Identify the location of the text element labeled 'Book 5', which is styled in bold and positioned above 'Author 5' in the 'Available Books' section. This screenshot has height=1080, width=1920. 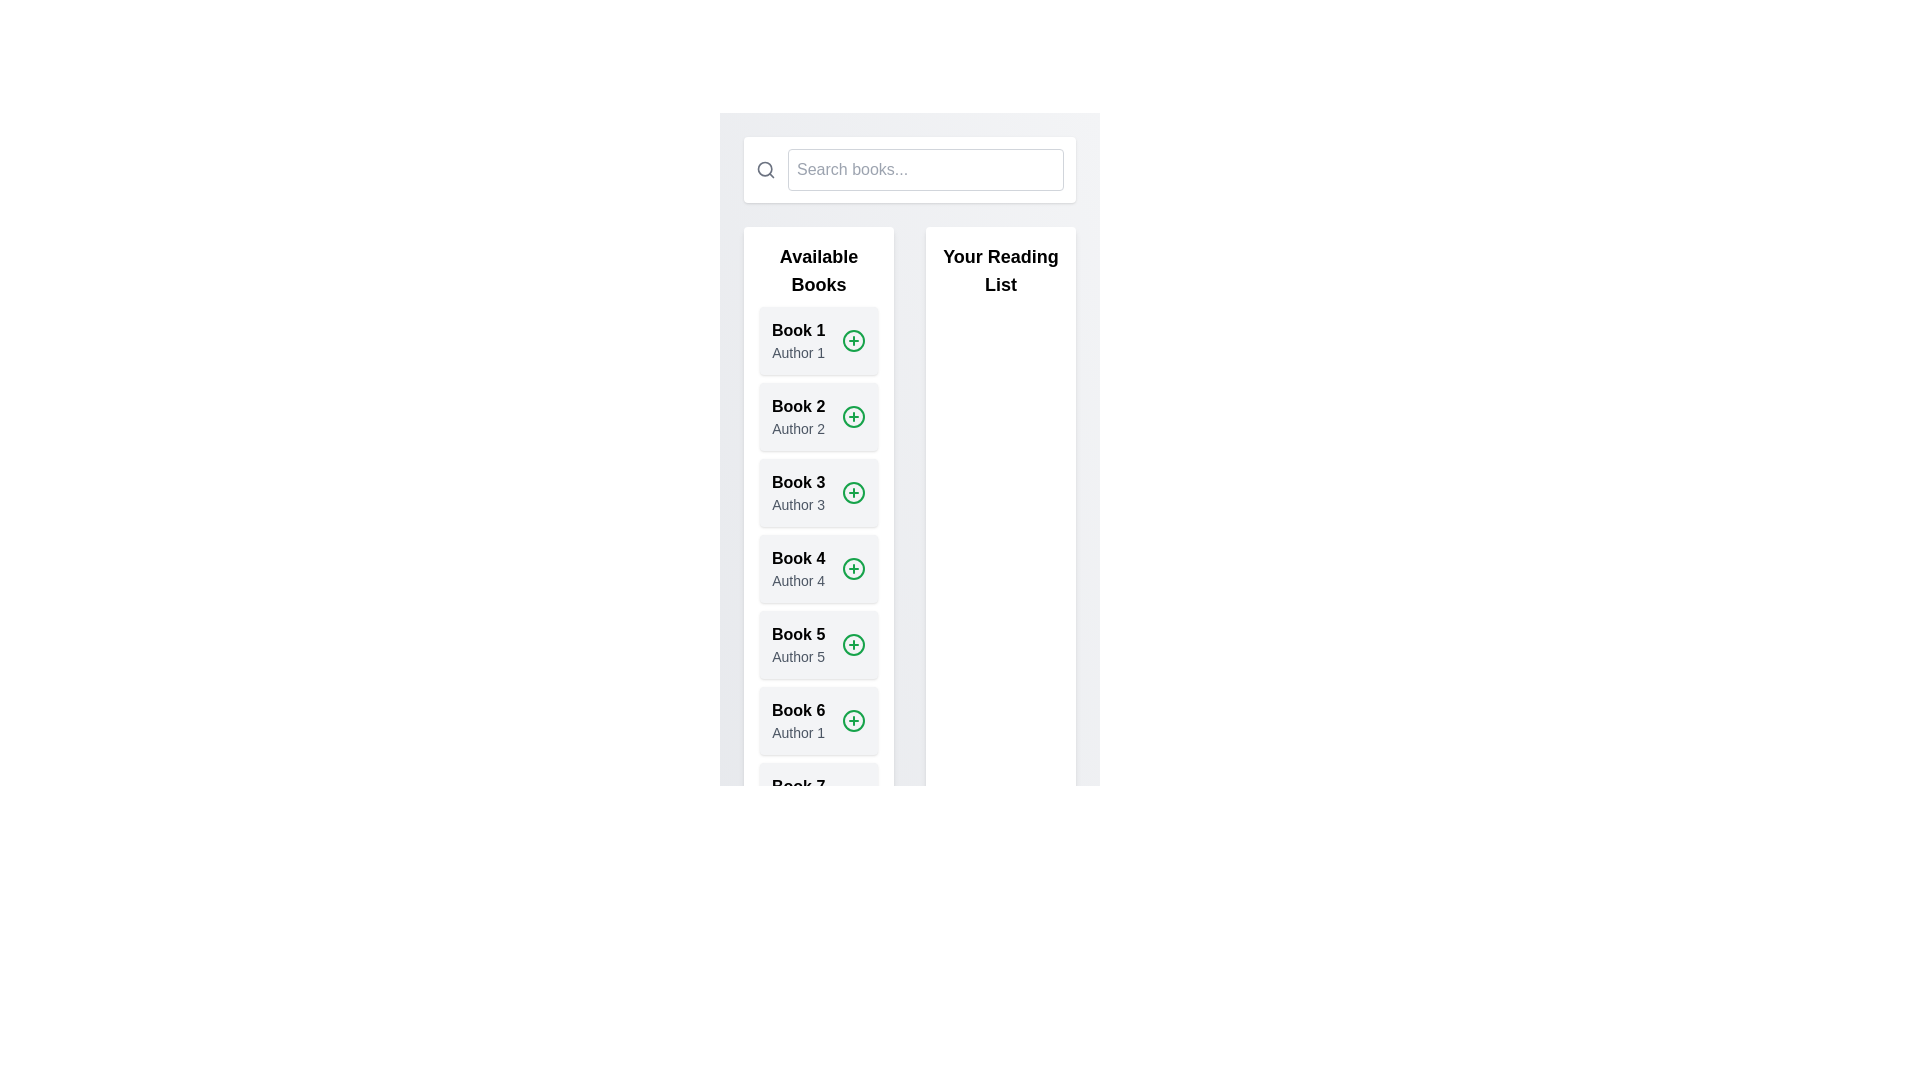
(797, 635).